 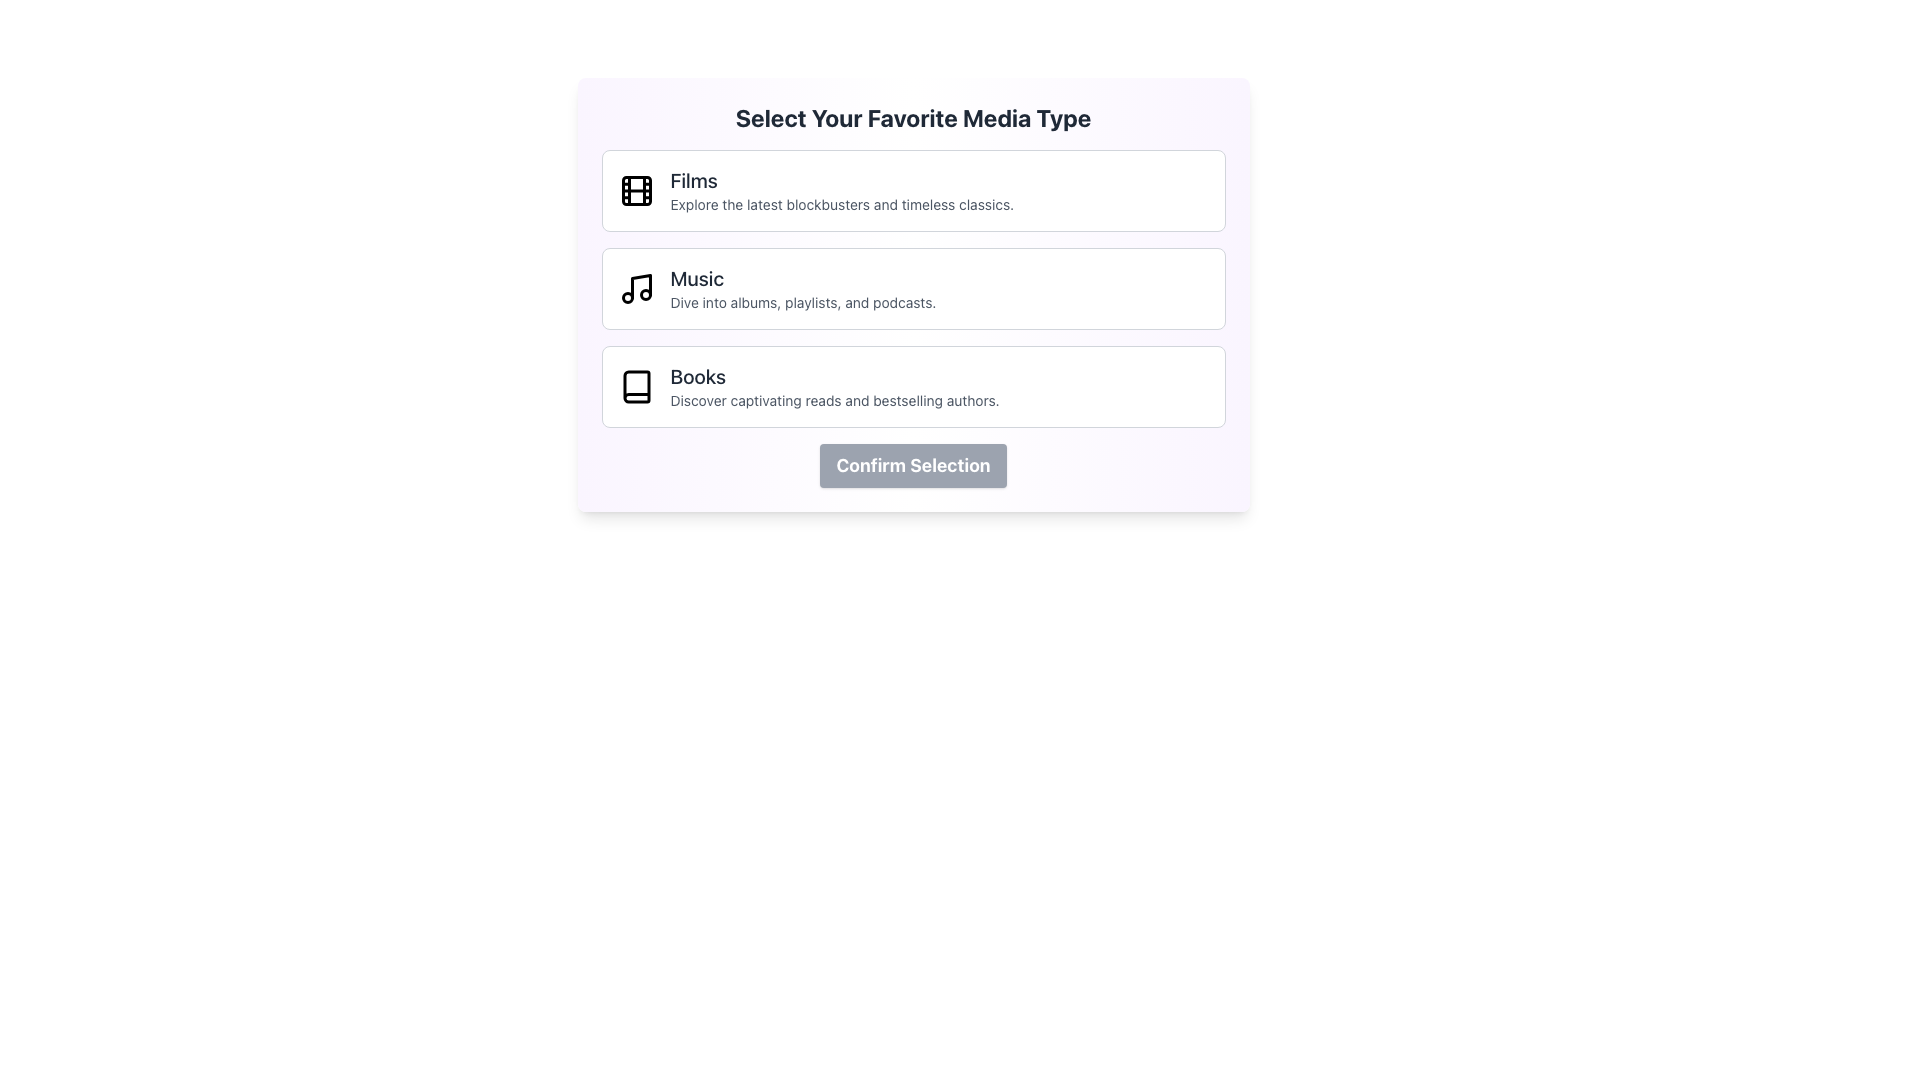 I want to click on the 'Music' media type label, which is the second option in the list of selectable media types under 'Select Your Favorite Media Type', so click(x=803, y=289).